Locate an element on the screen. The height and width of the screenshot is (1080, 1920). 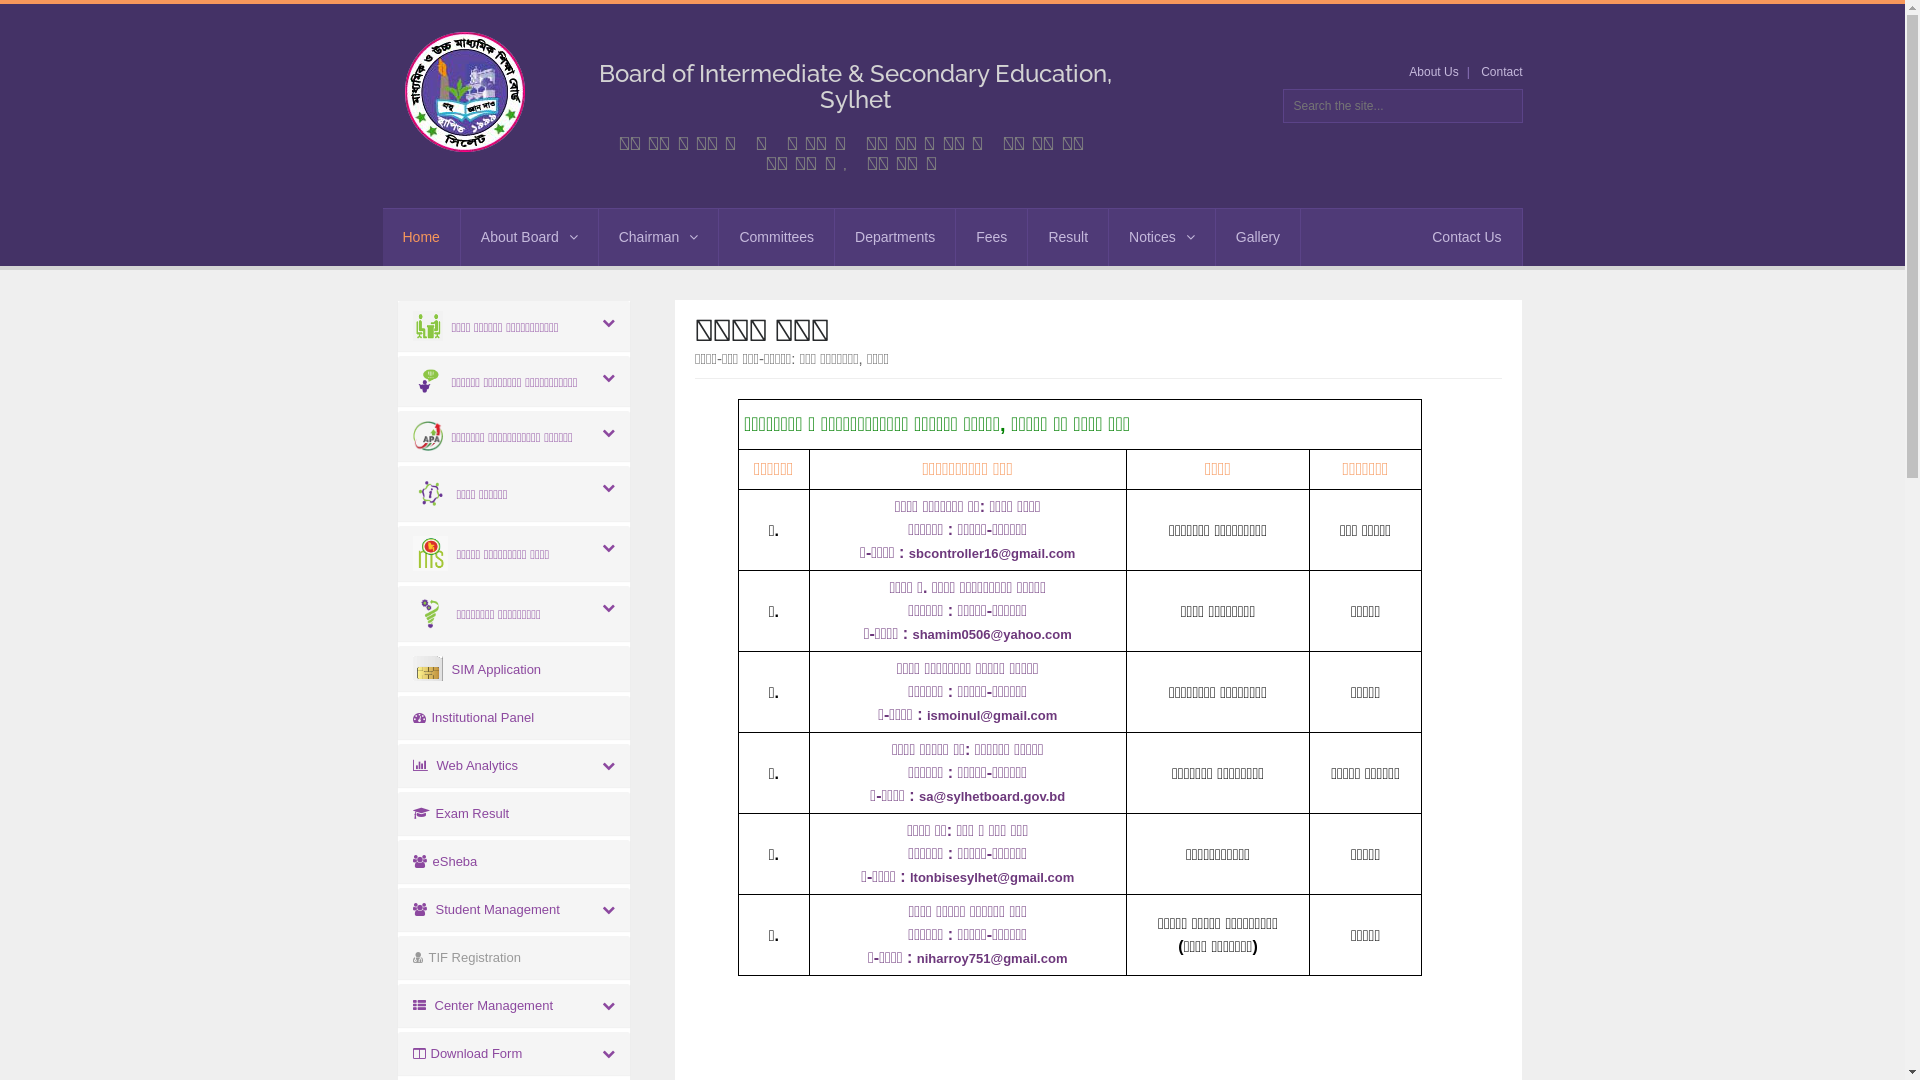
'Chairman' is located at coordinates (598, 236).